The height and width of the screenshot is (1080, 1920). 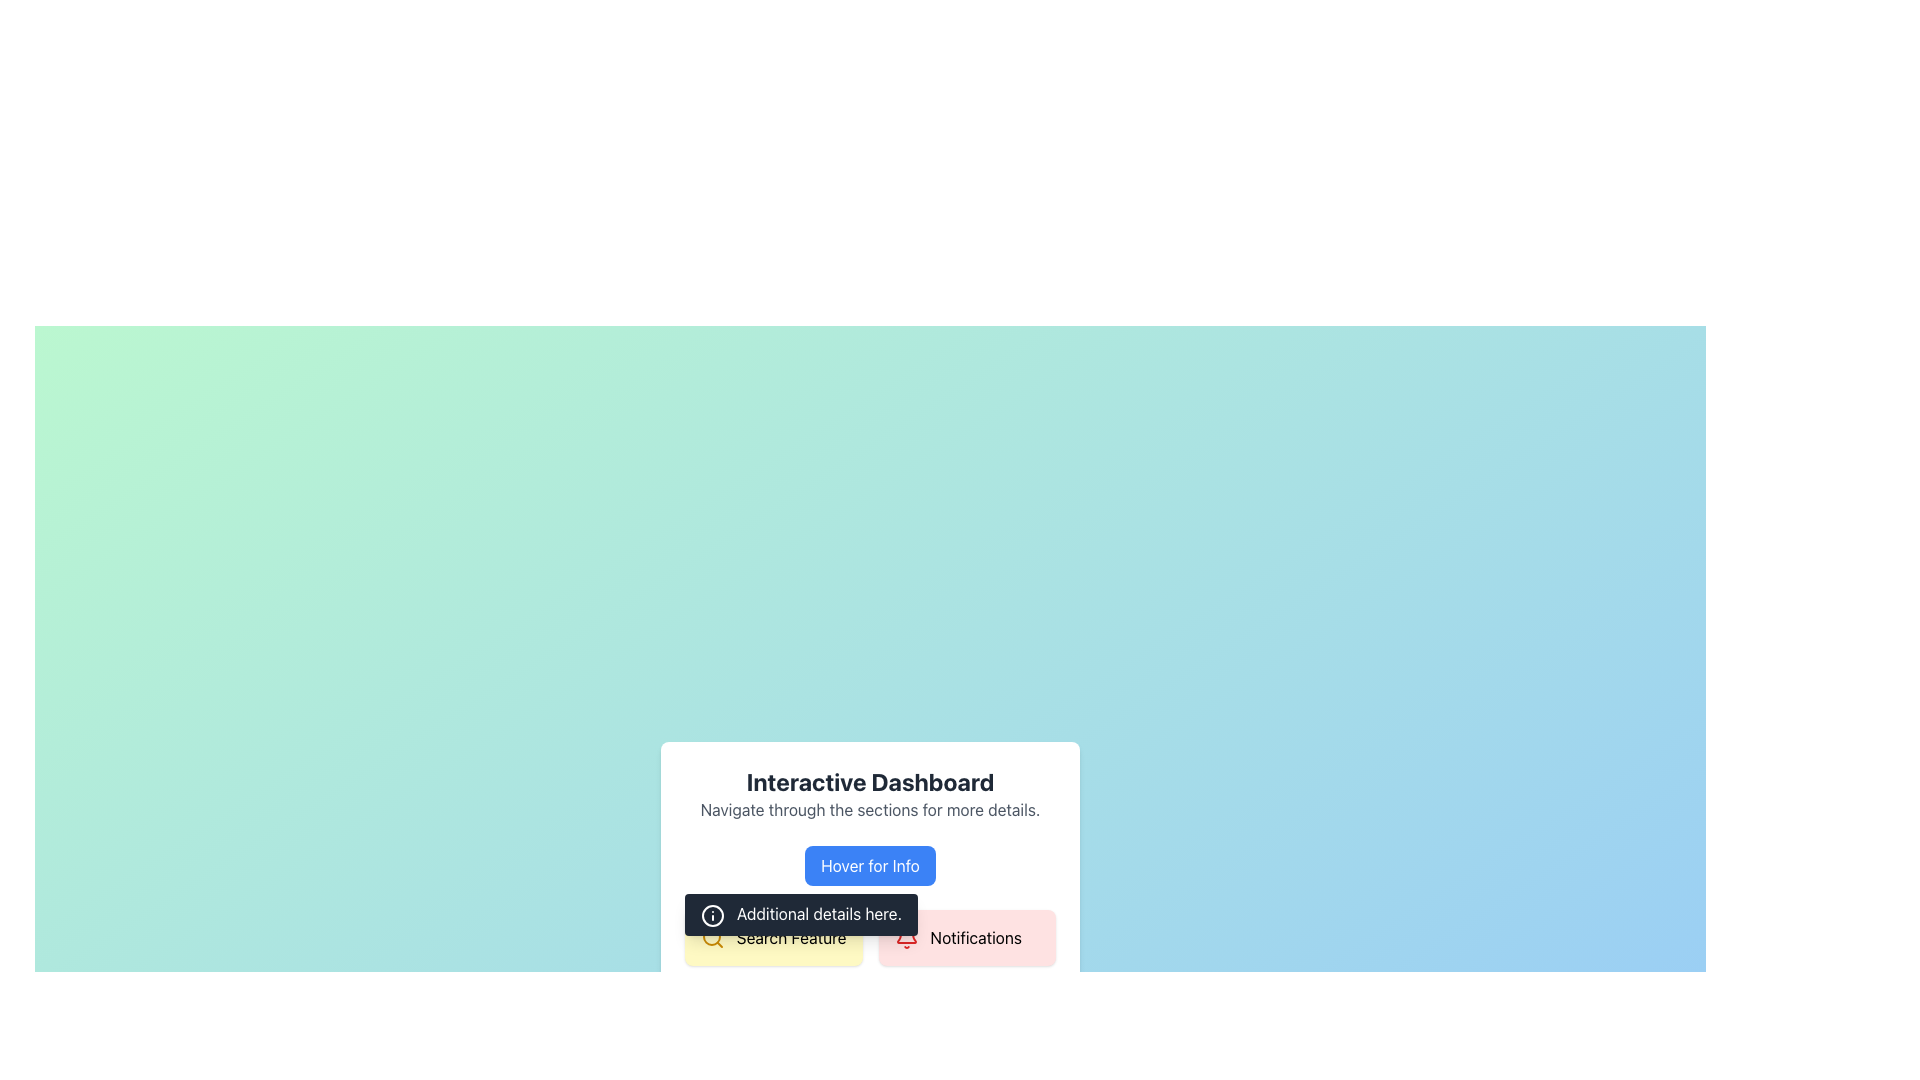 I want to click on the text label displaying 'Interactive Dashboard', which is prominently placed at the top of a card-like structure in a large, bold font, so click(x=870, y=781).